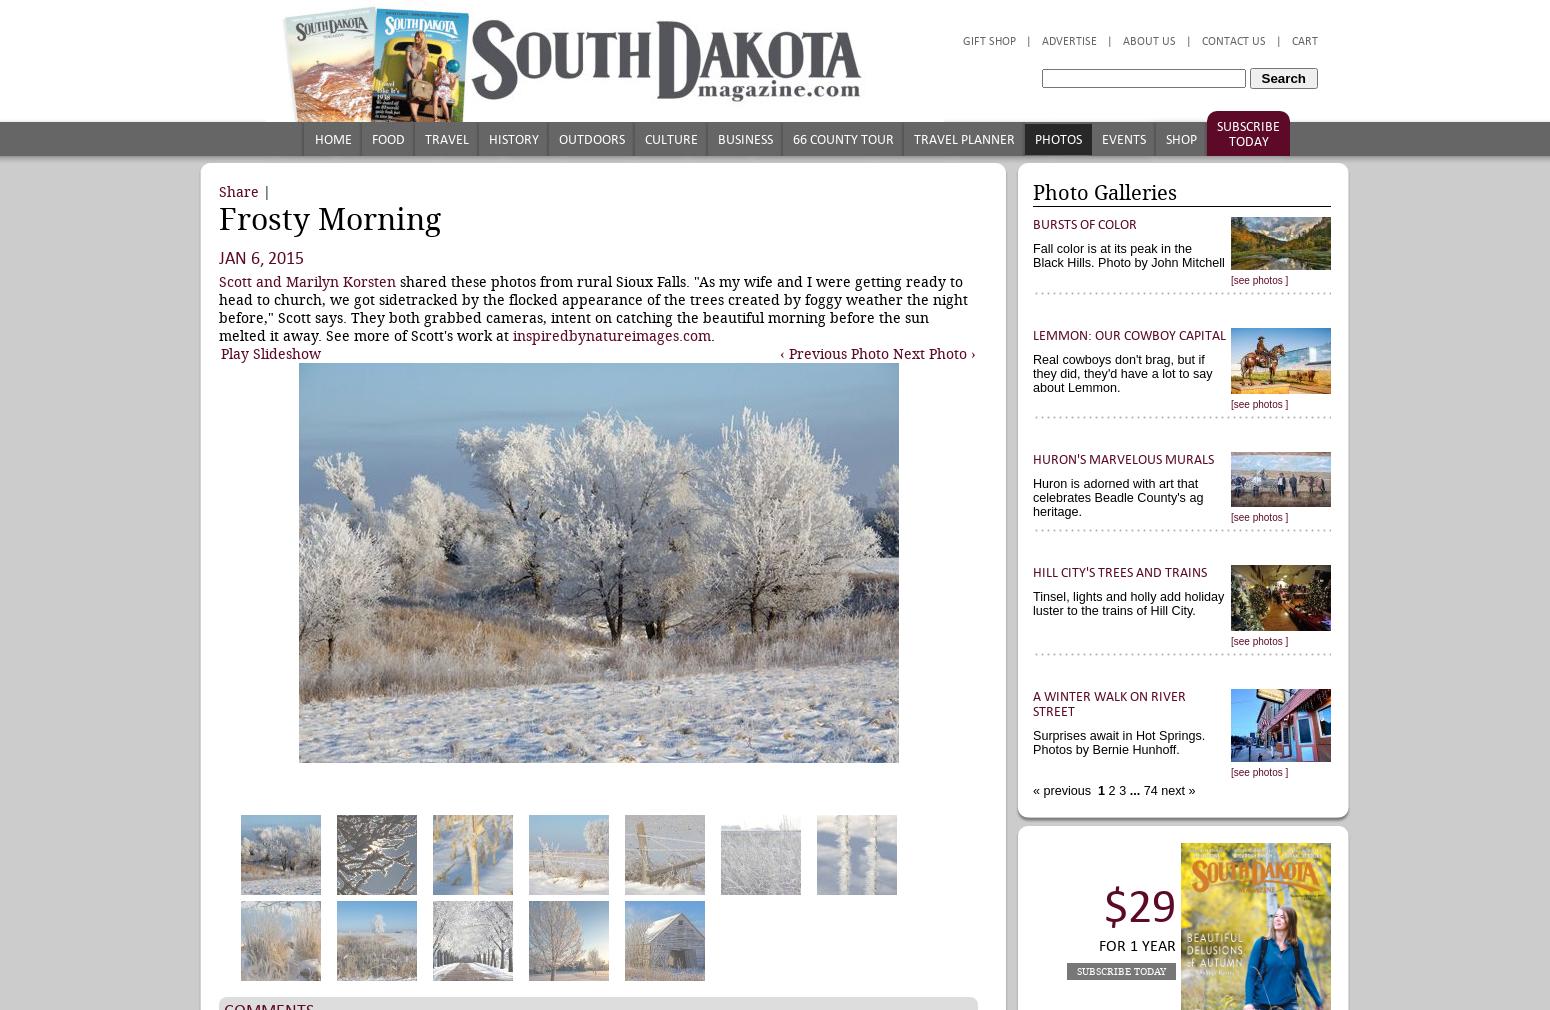 This screenshot has width=1550, height=1010. I want to click on 'for 1 Year', so click(1097, 945).